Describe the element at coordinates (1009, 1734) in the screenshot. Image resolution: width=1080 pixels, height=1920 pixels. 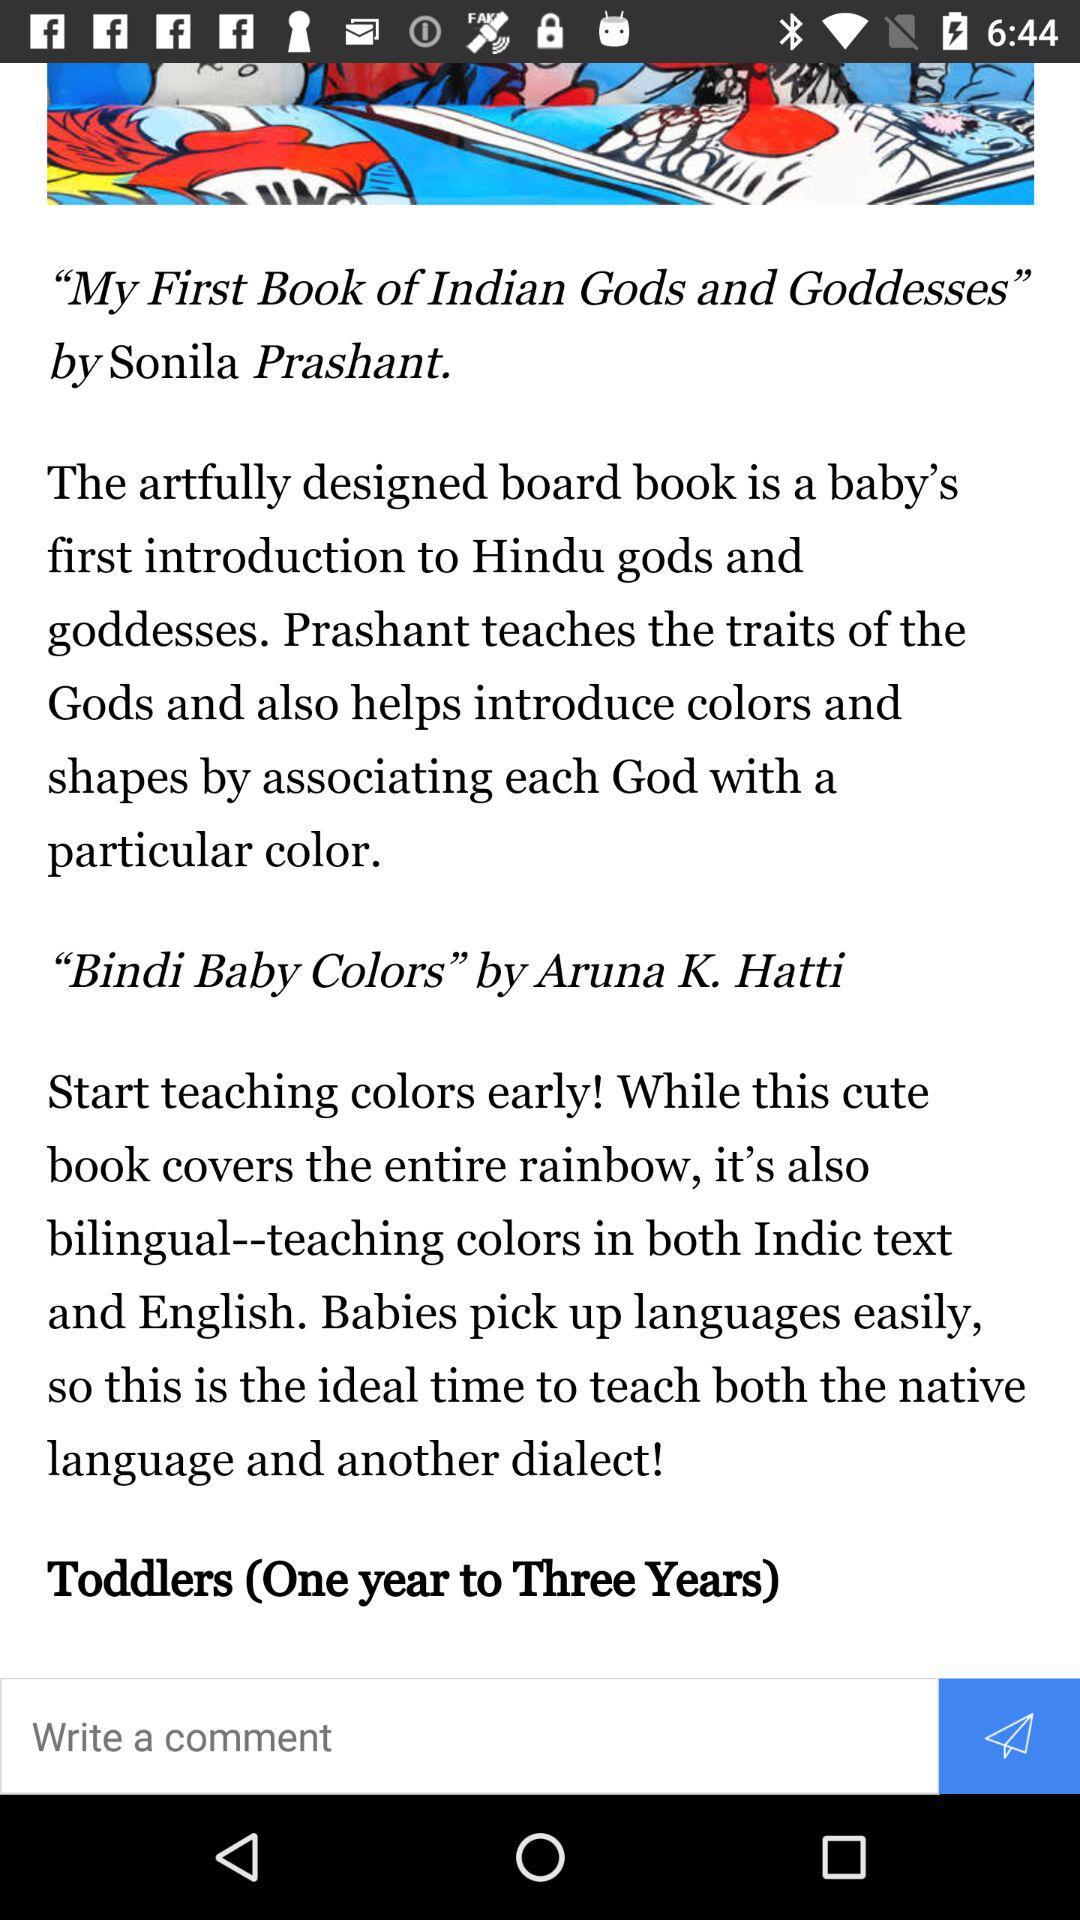
I see `the send icon` at that location.